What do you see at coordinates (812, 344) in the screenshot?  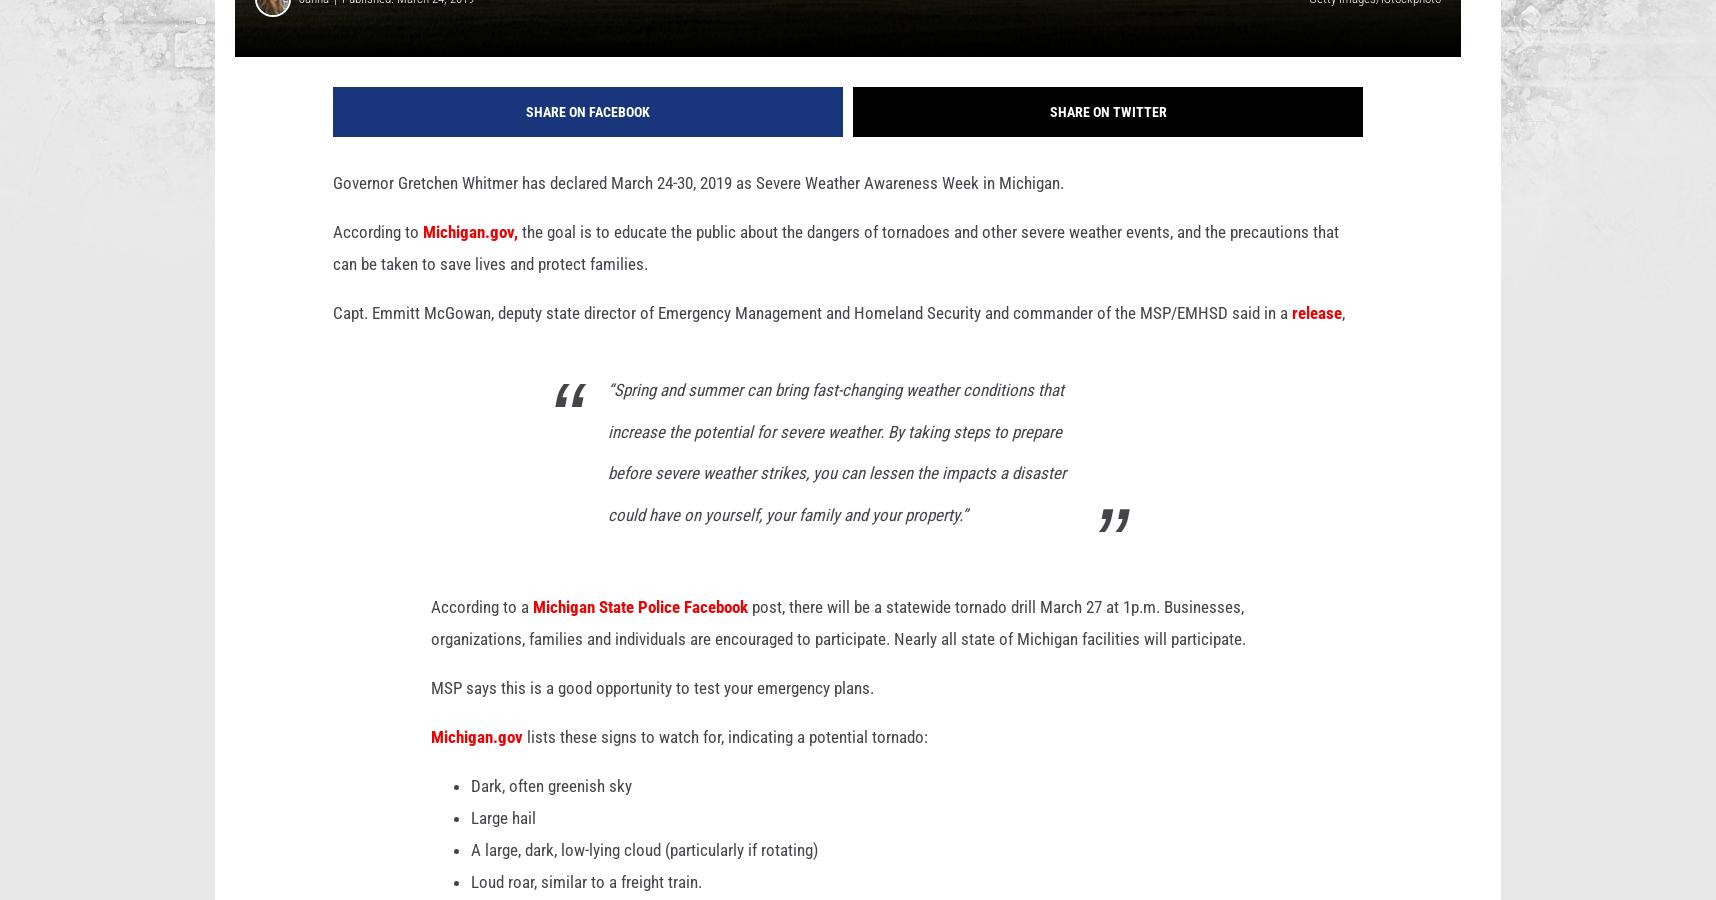 I see `'Capt. Emmitt McGowan, deputy state director of Emergency Management and Homeland Security and commander of the MSP/EMHSD said in a'` at bounding box center [812, 344].